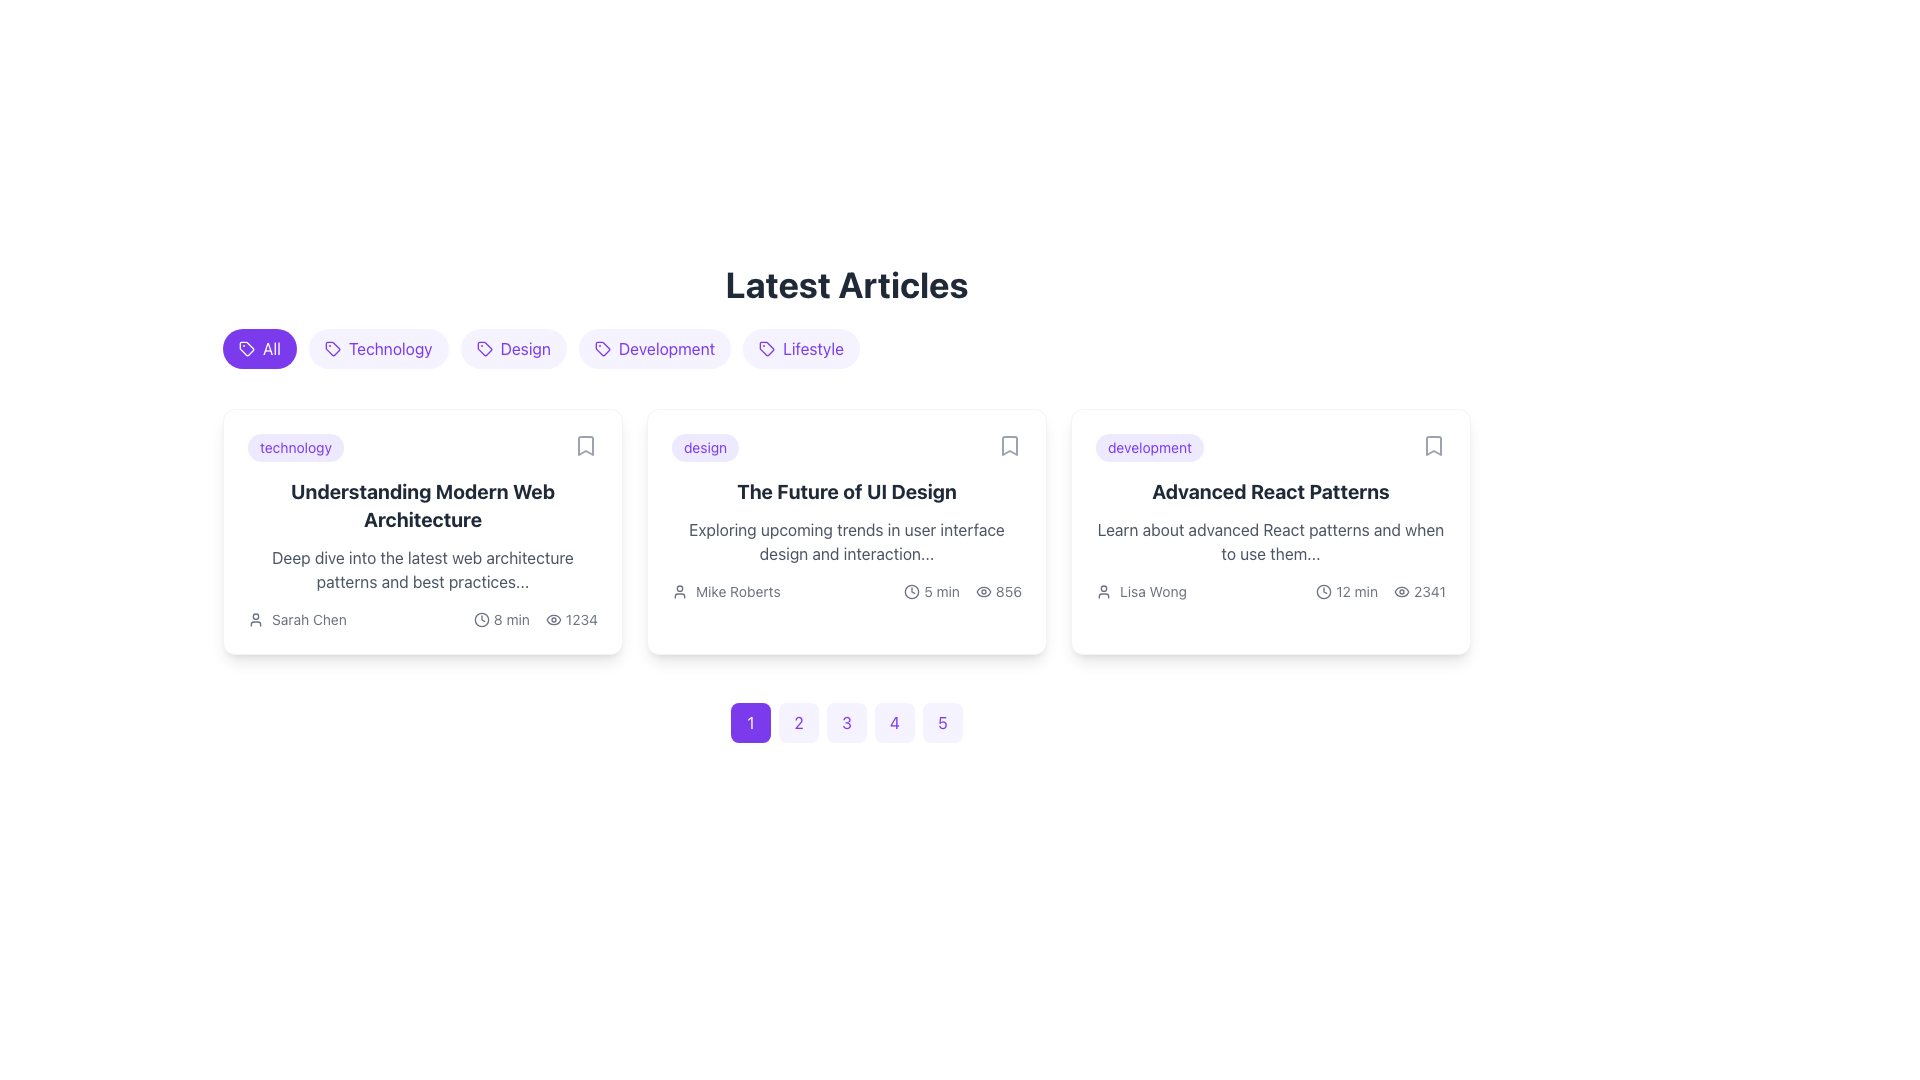 The height and width of the screenshot is (1080, 1920). Describe the element at coordinates (378, 347) in the screenshot. I see `the 'Technology' filter button located between the 'All' button and the 'Design' button to filter content accordingly` at that location.